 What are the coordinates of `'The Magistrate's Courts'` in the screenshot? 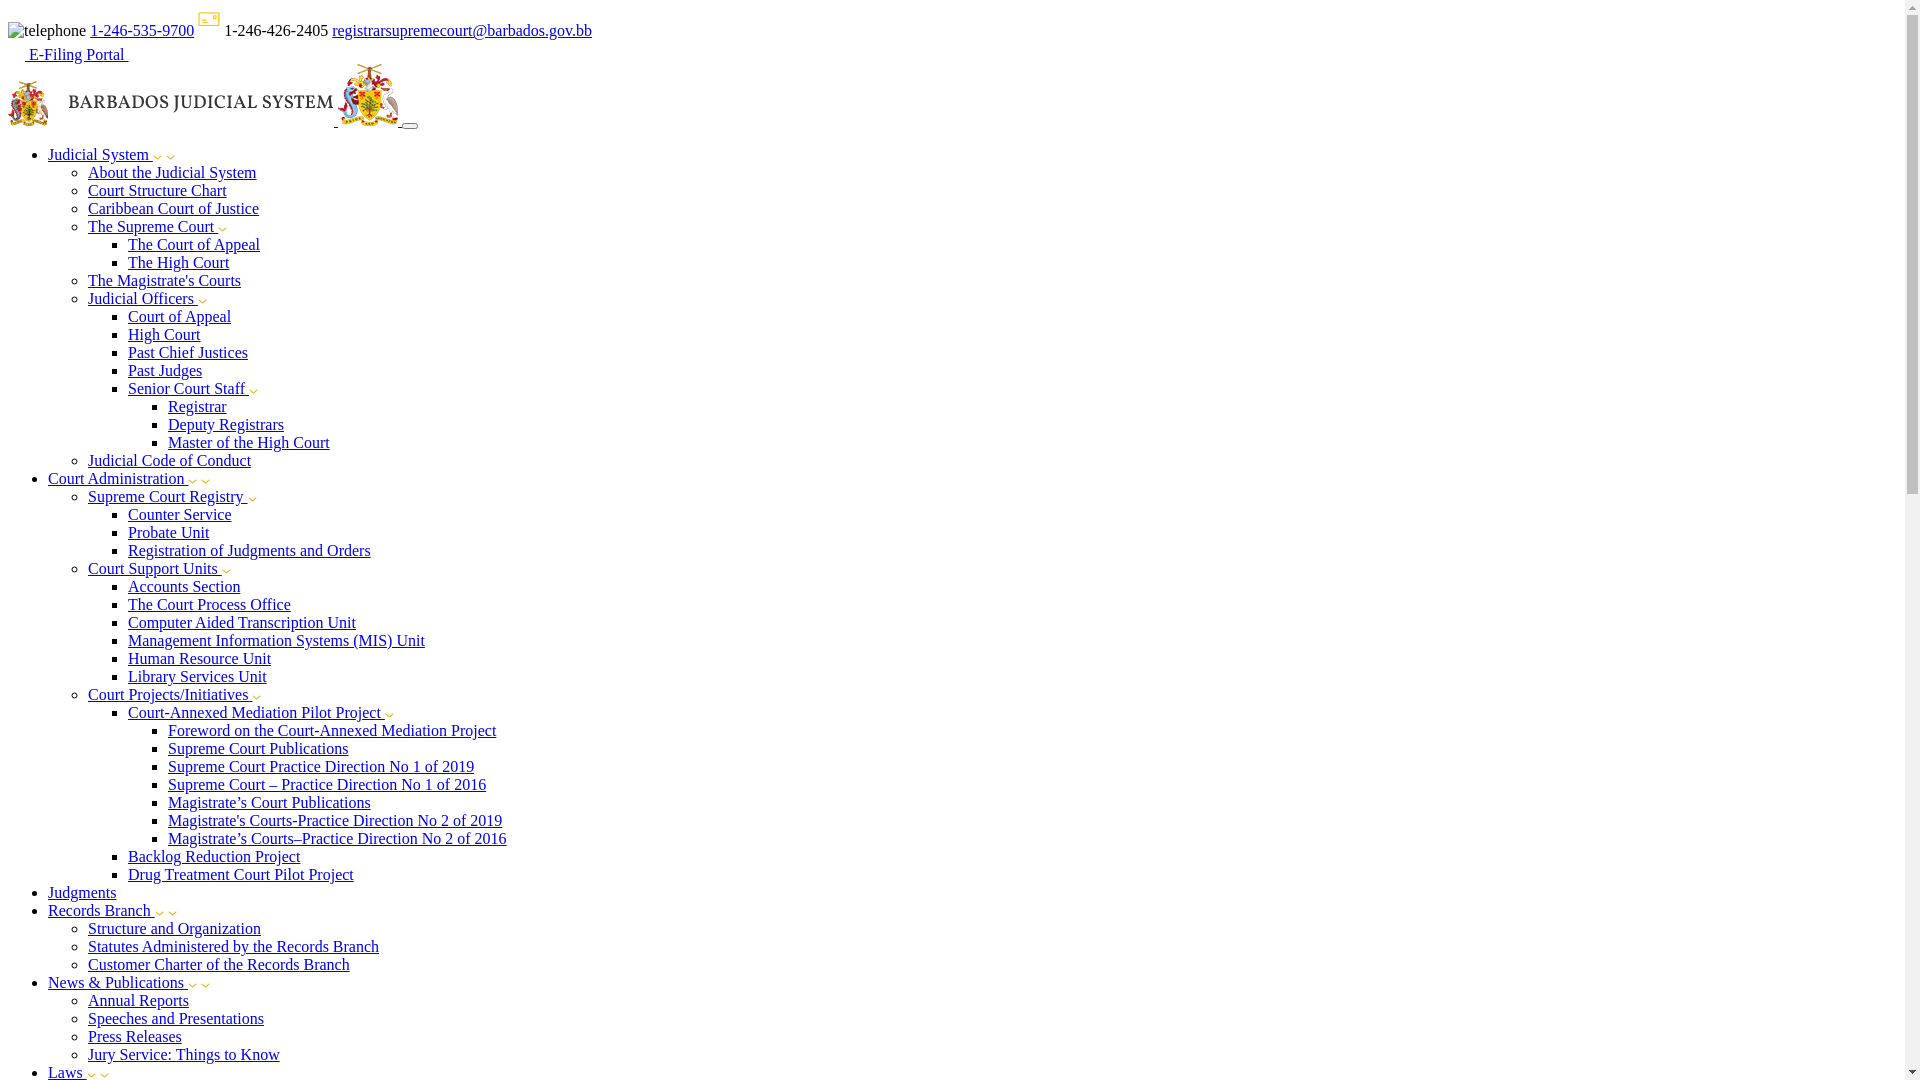 It's located at (164, 280).